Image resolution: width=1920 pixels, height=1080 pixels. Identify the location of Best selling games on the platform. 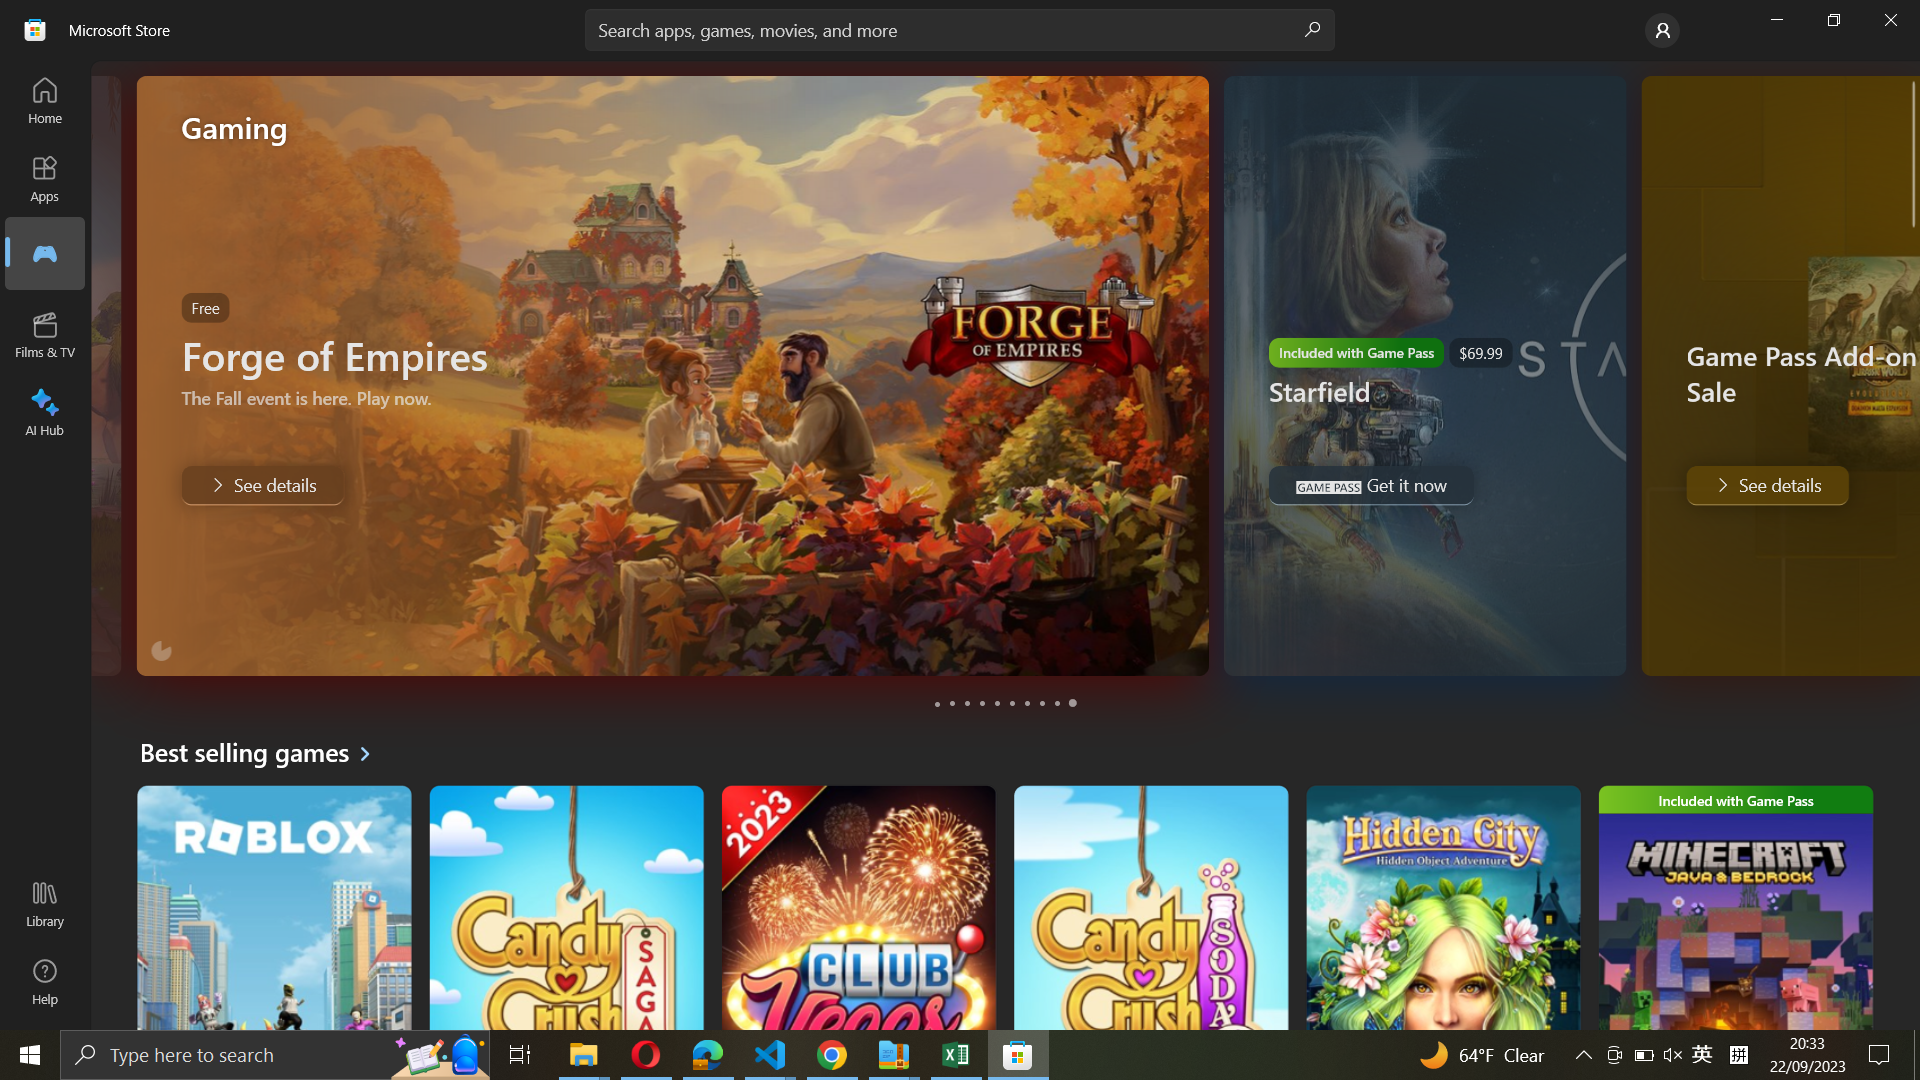
(262, 752).